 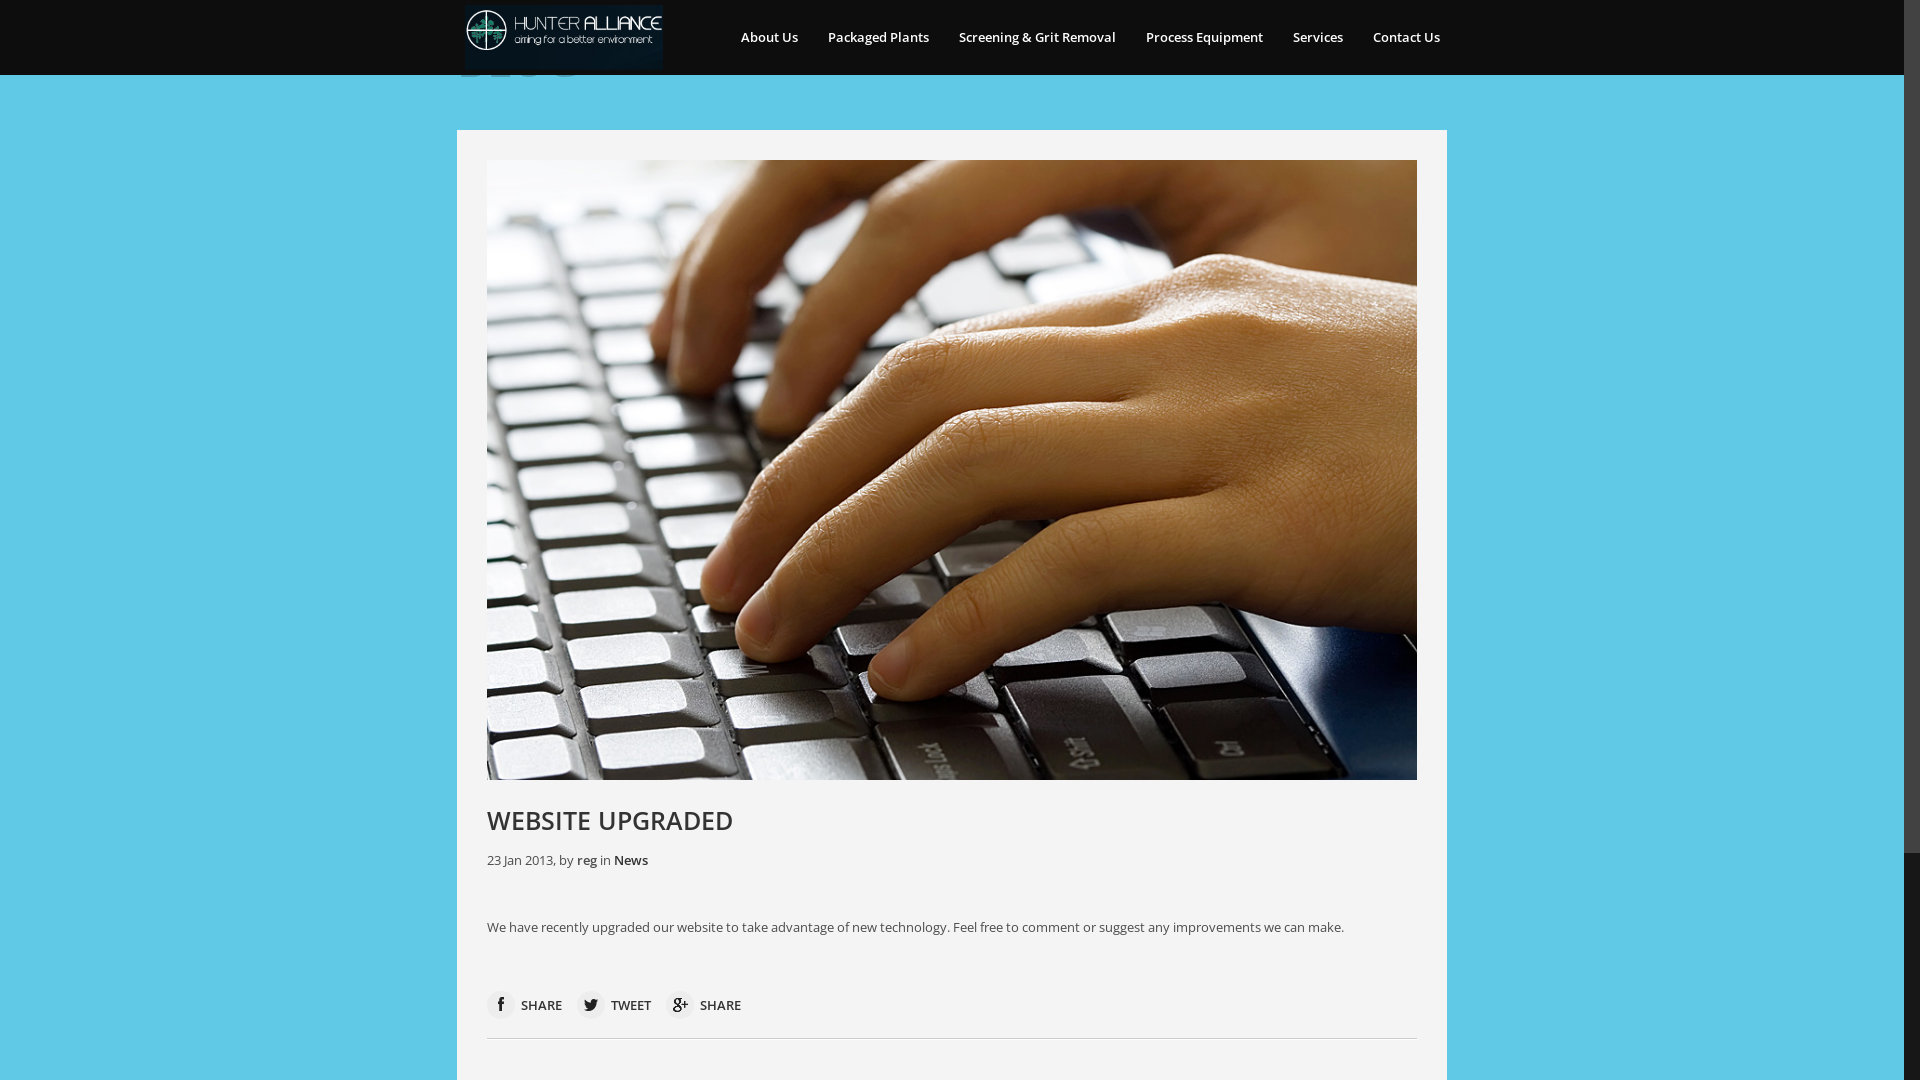 I want to click on 'SHARE', so click(x=524, y=1005).